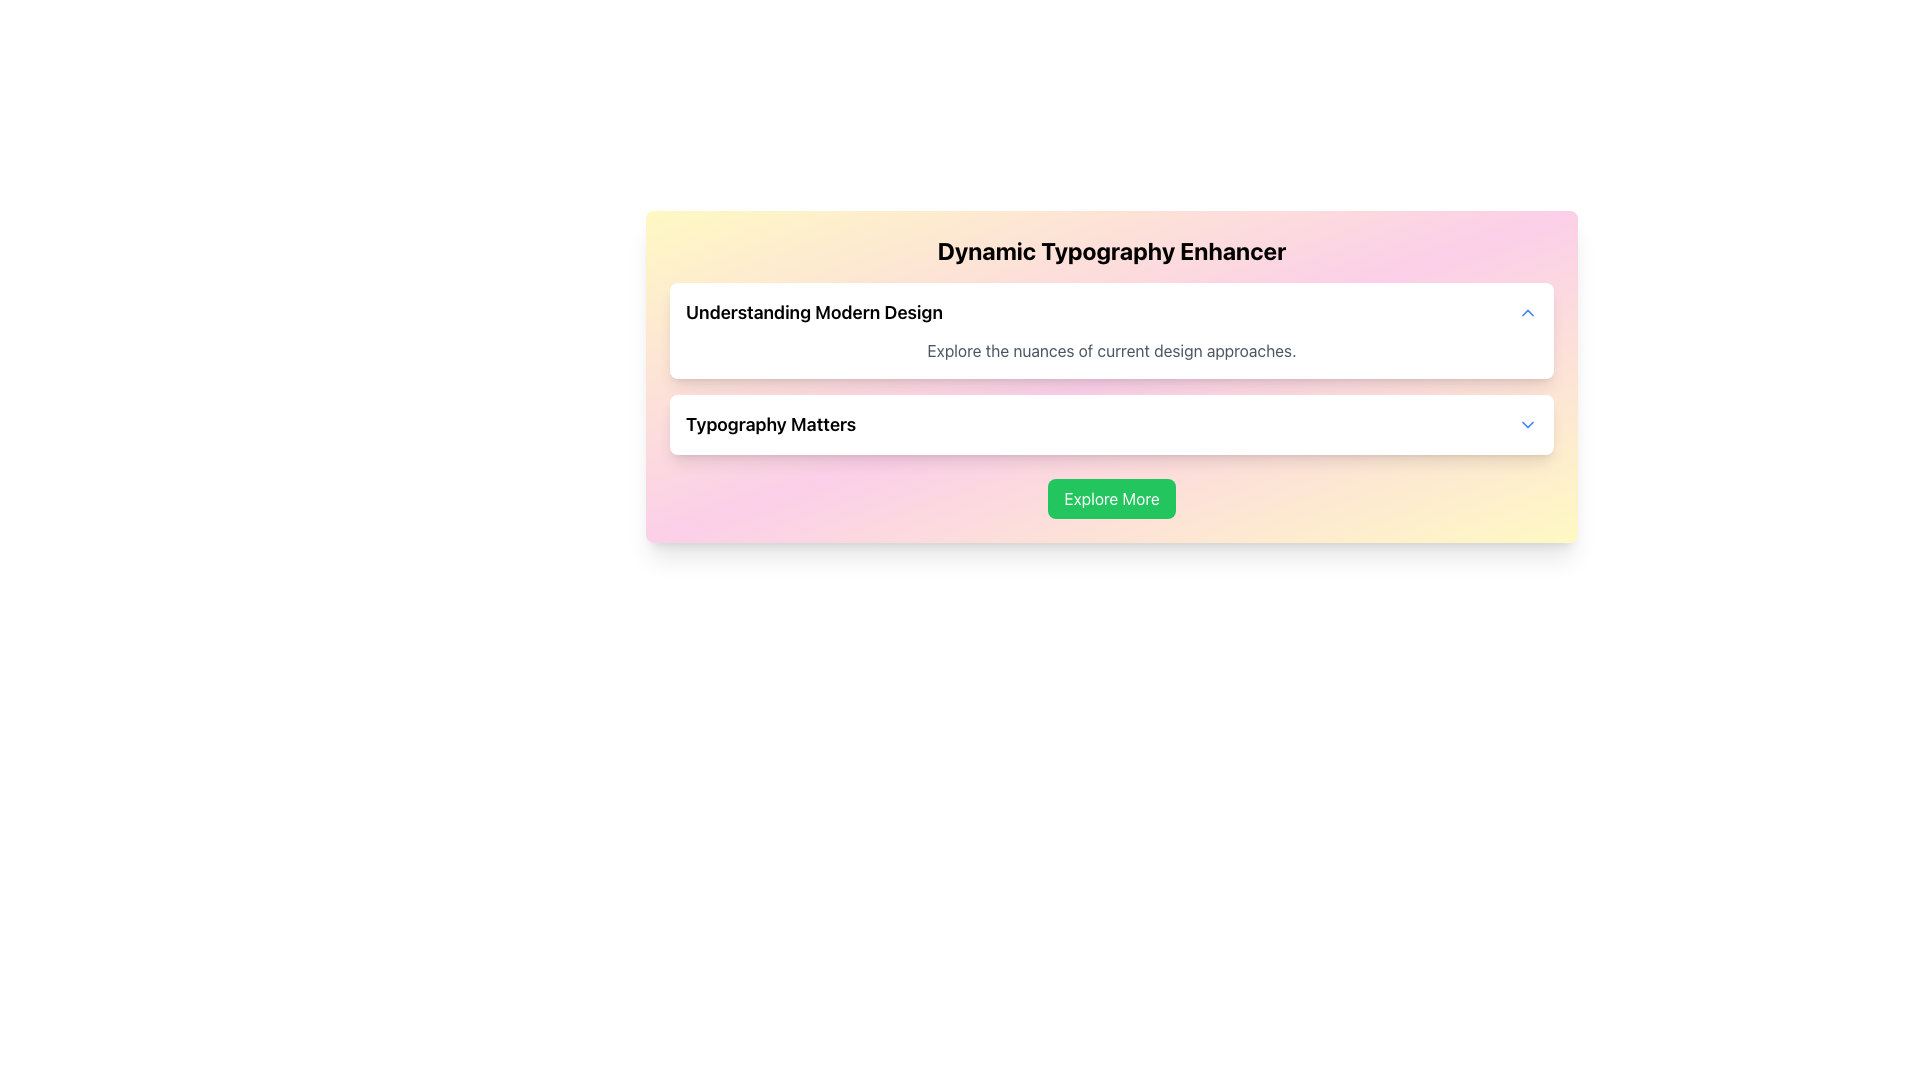  I want to click on the Informational Section titled 'Understanding Modern Design' and 'Typography Matters' to interact with embedded elements, so click(1111, 369).